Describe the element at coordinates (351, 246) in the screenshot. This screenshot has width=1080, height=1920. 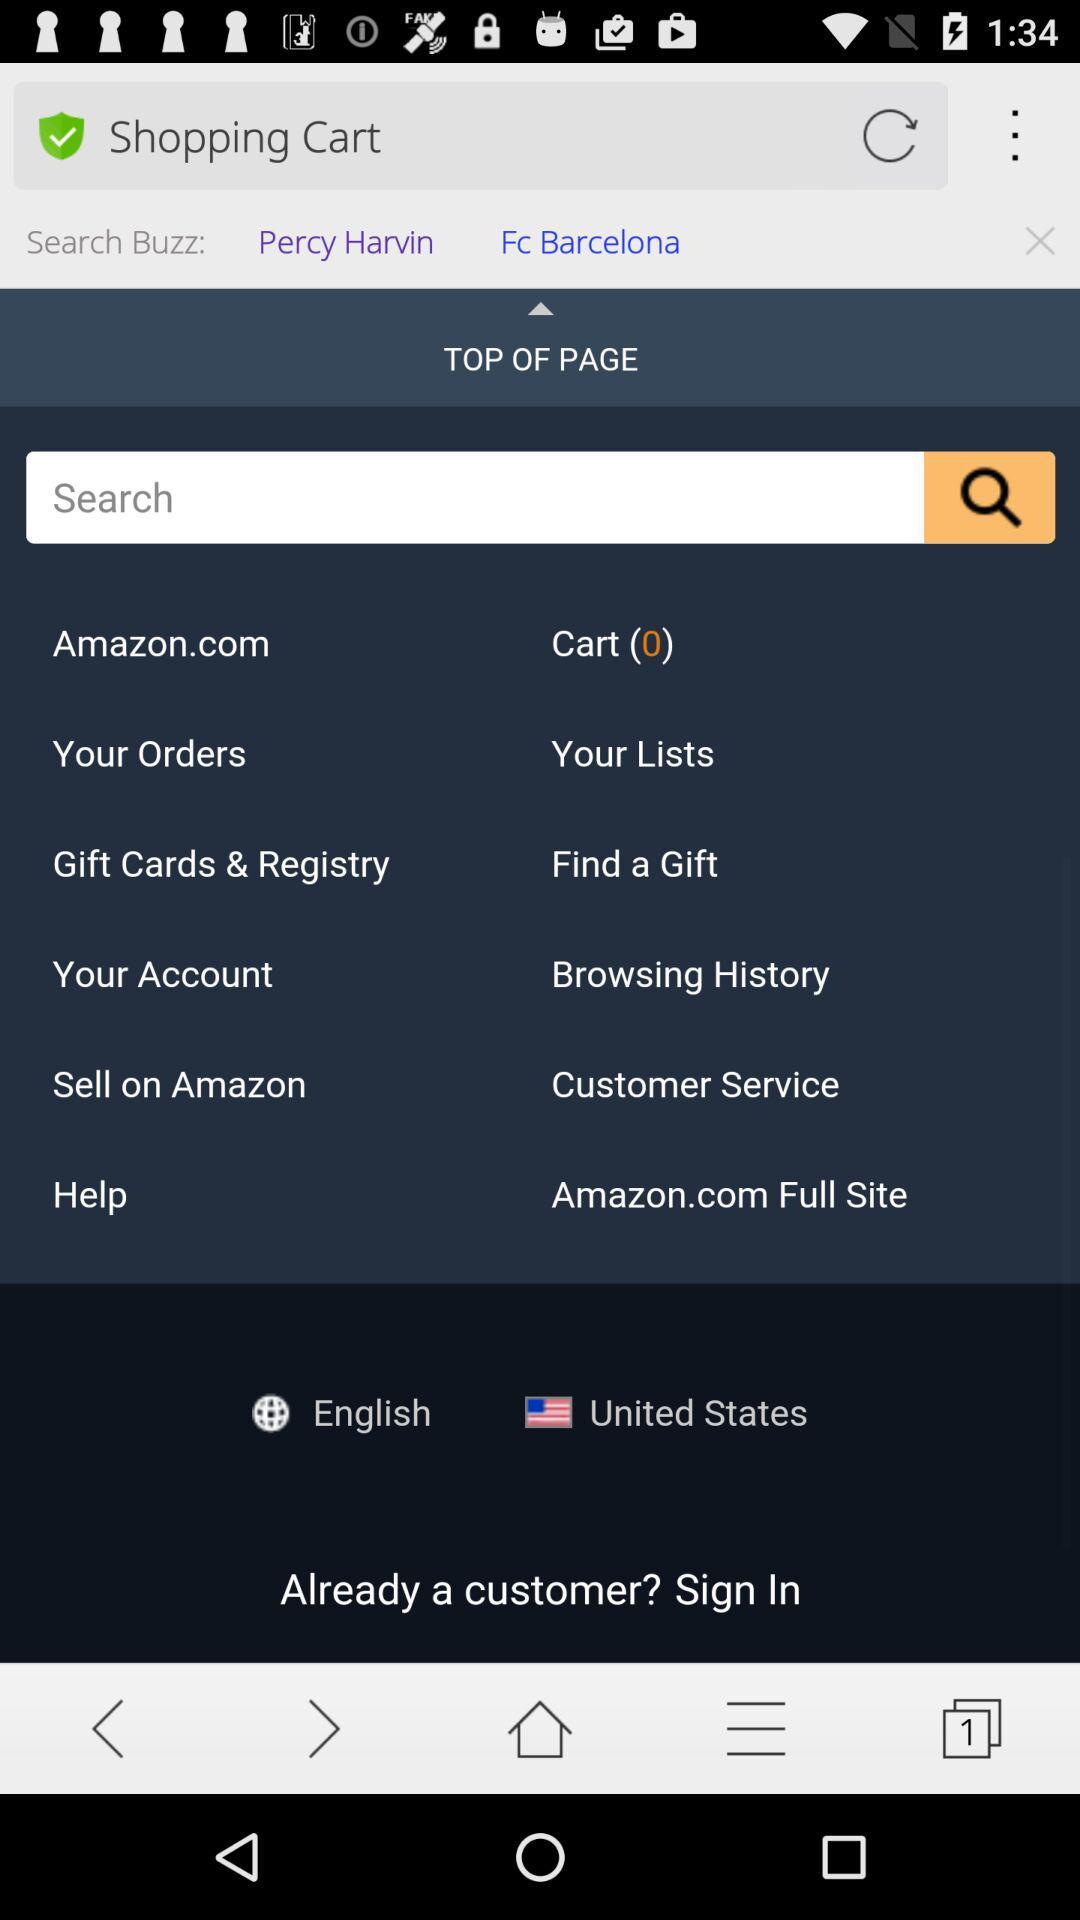
I see `item next to search buzz:` at that location.